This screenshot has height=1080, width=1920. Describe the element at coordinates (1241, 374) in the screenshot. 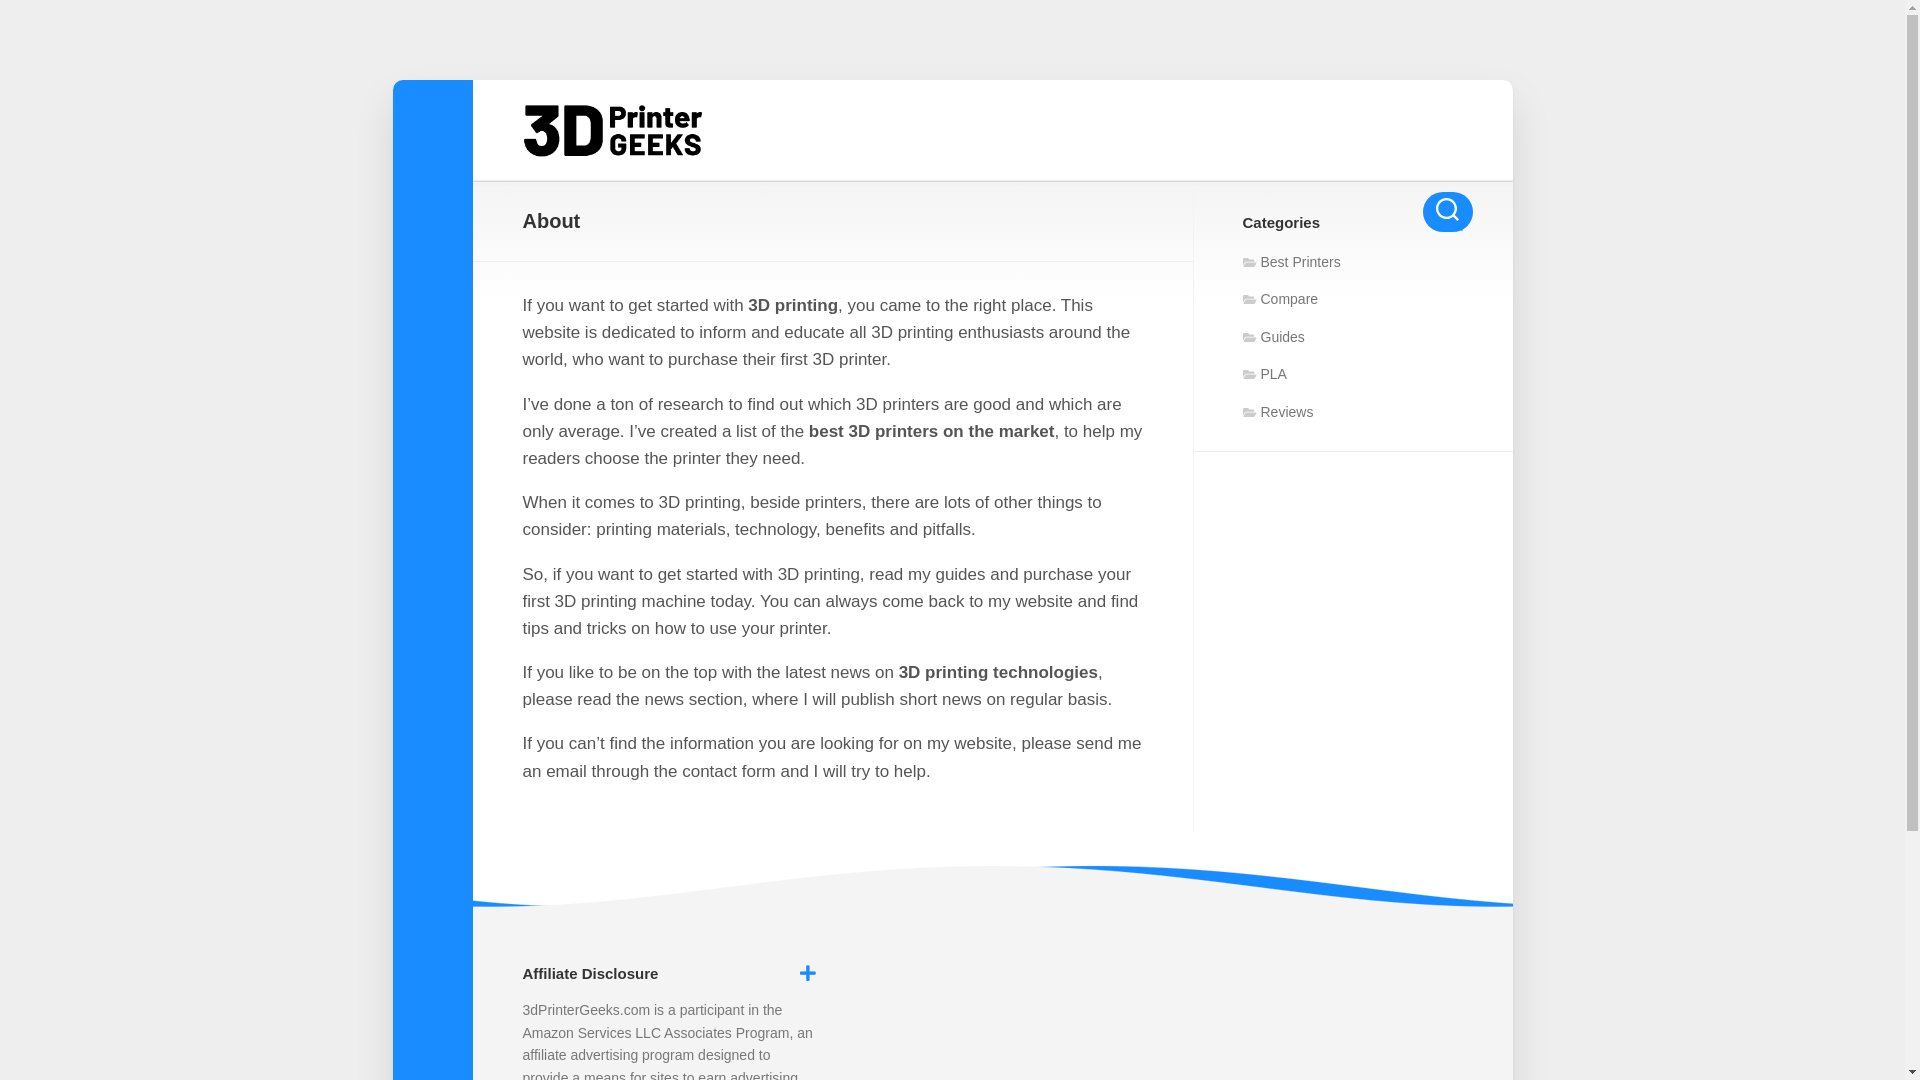

I see `'PLA'` at that location.